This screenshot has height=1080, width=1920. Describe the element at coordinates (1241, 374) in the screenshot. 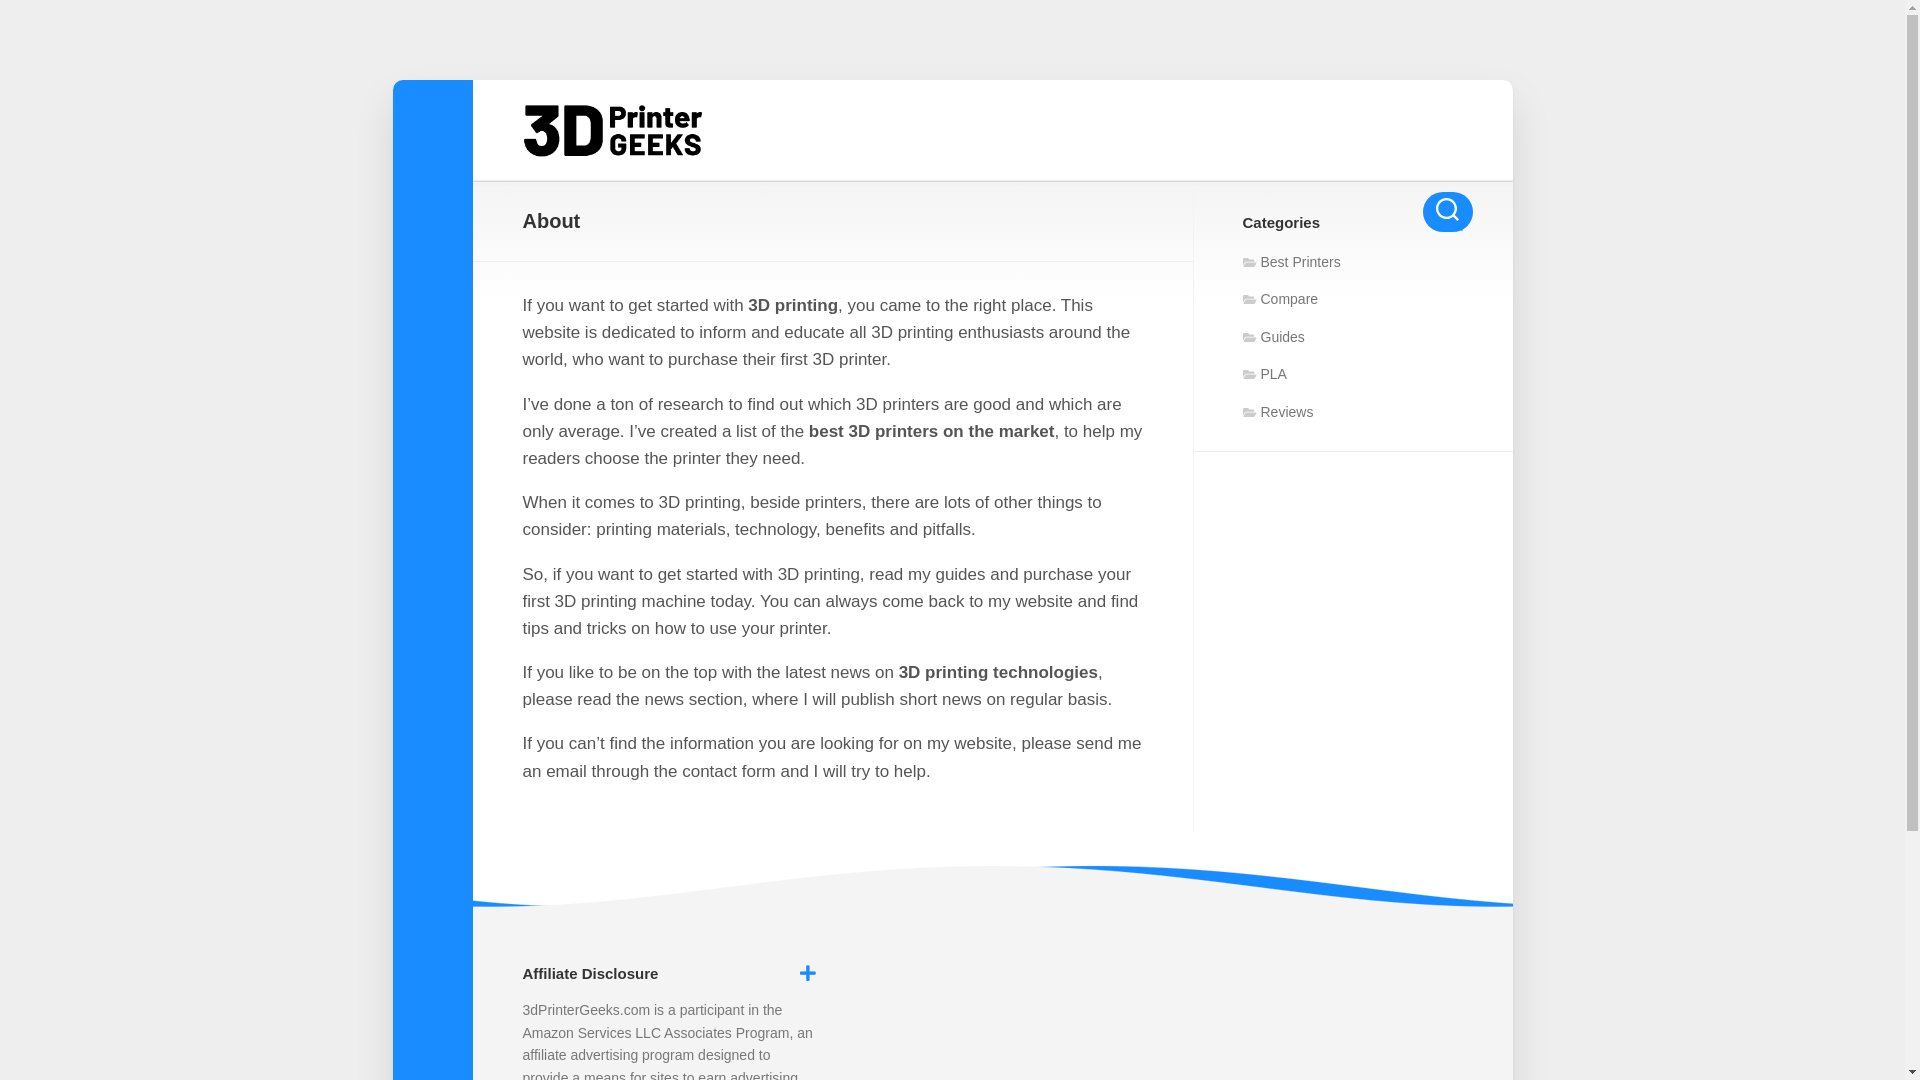

I see `'PLA'` at that location.